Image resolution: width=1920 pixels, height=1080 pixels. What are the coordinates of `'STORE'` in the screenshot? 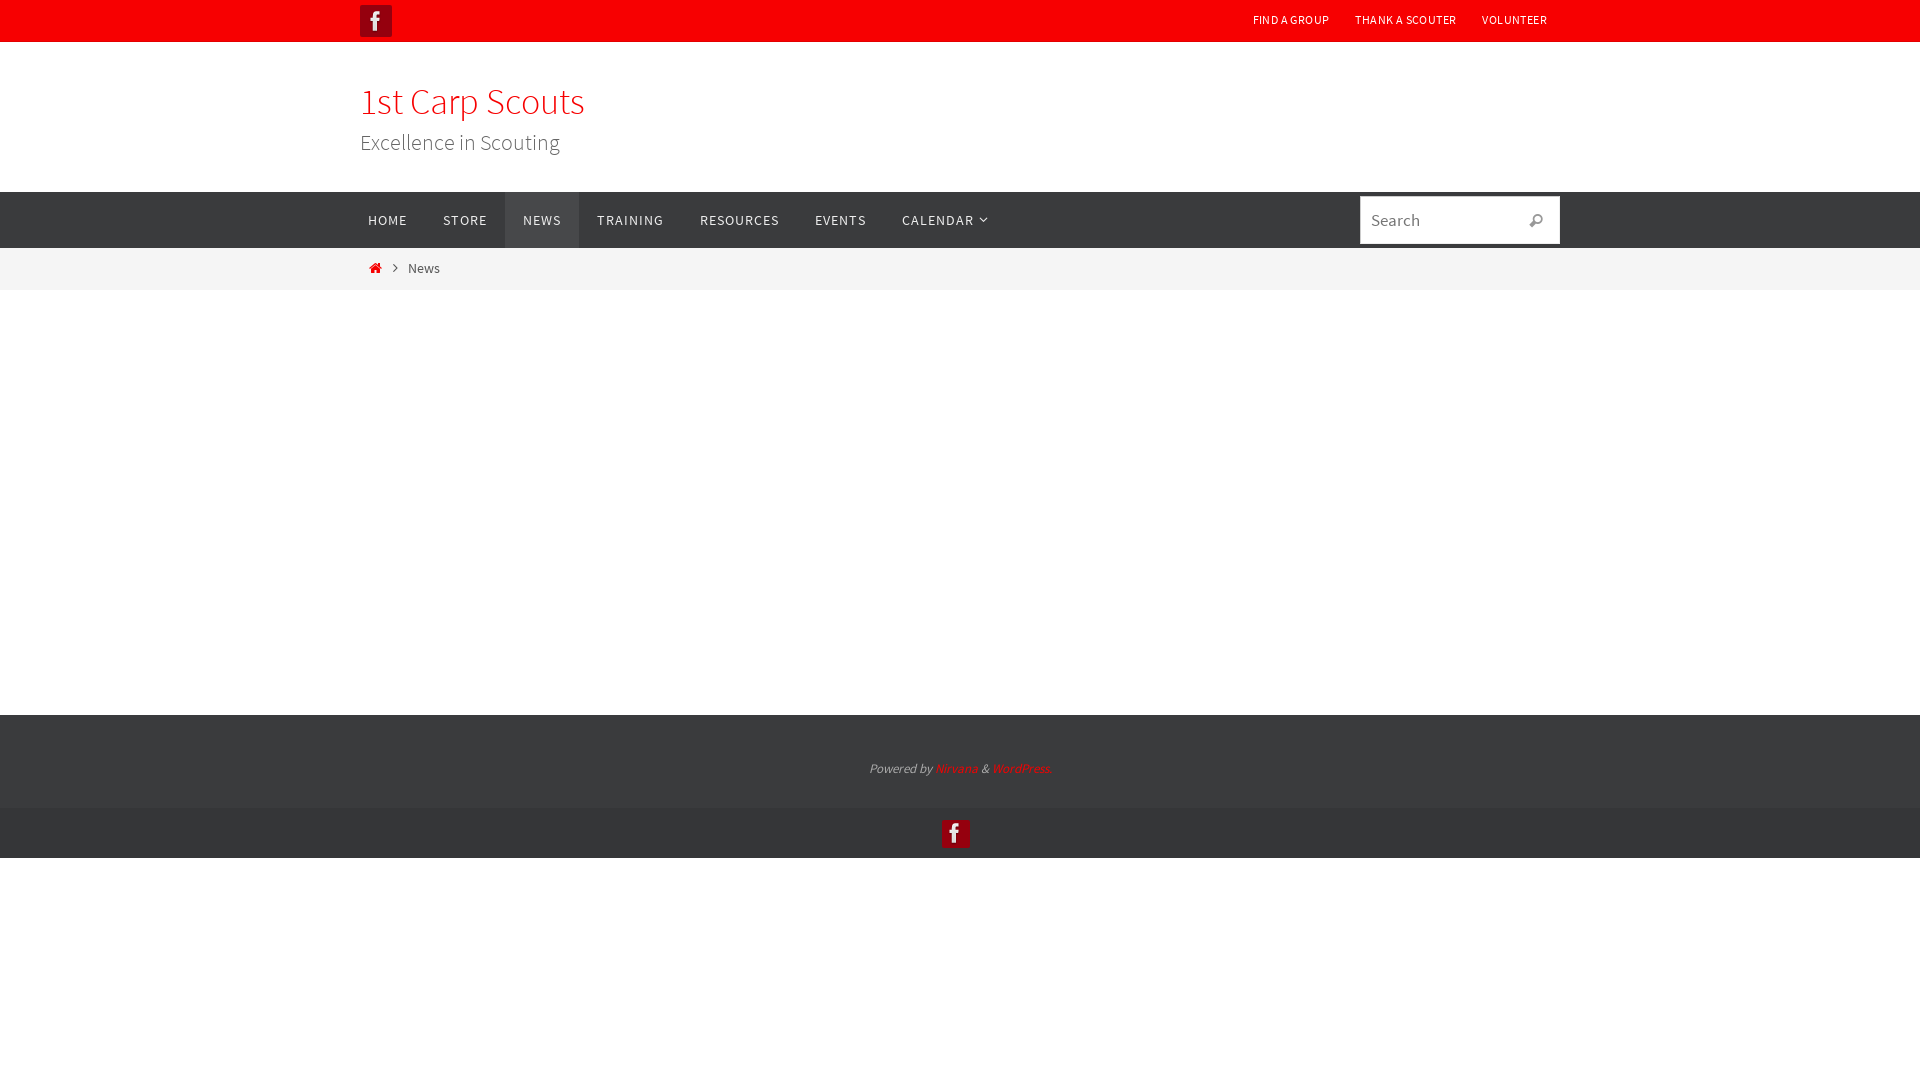 It's located at (464, 219).